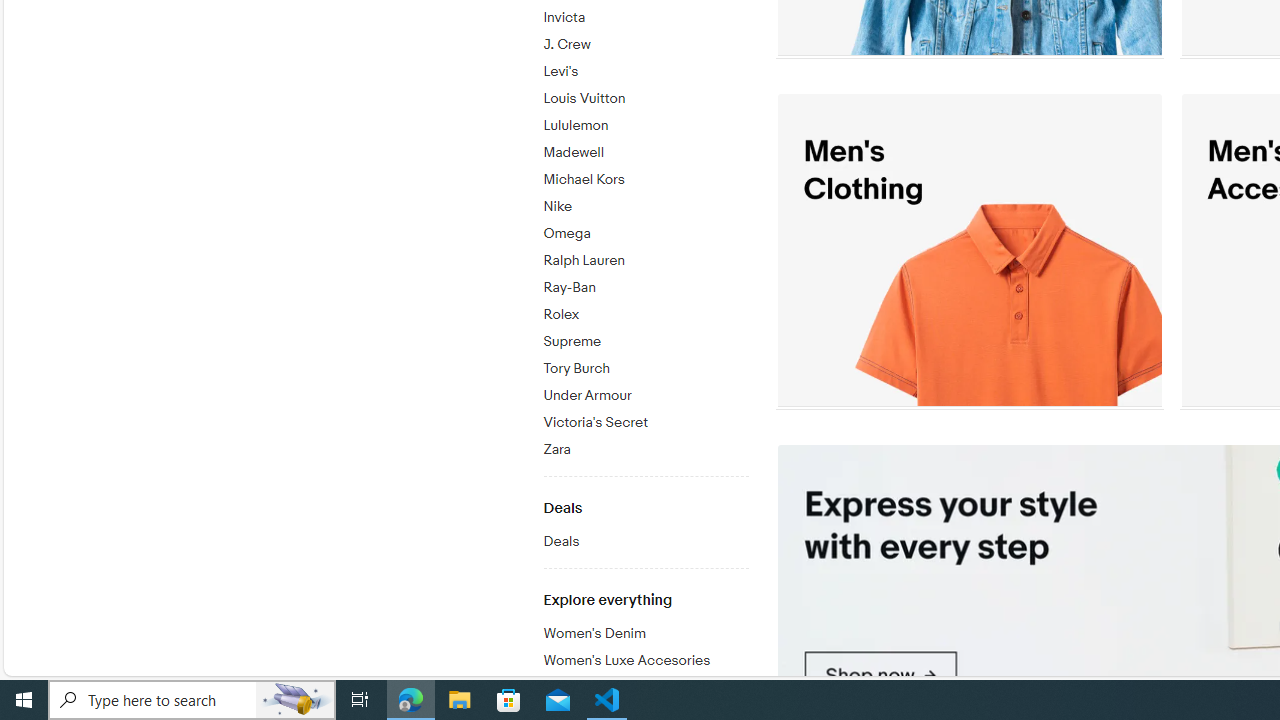 The width and height of the screenshot is (1280, 720). What do you see at coordinates (645, 229) in the screenshot?
I see `'Omega'` at bounding box center [645, 229].